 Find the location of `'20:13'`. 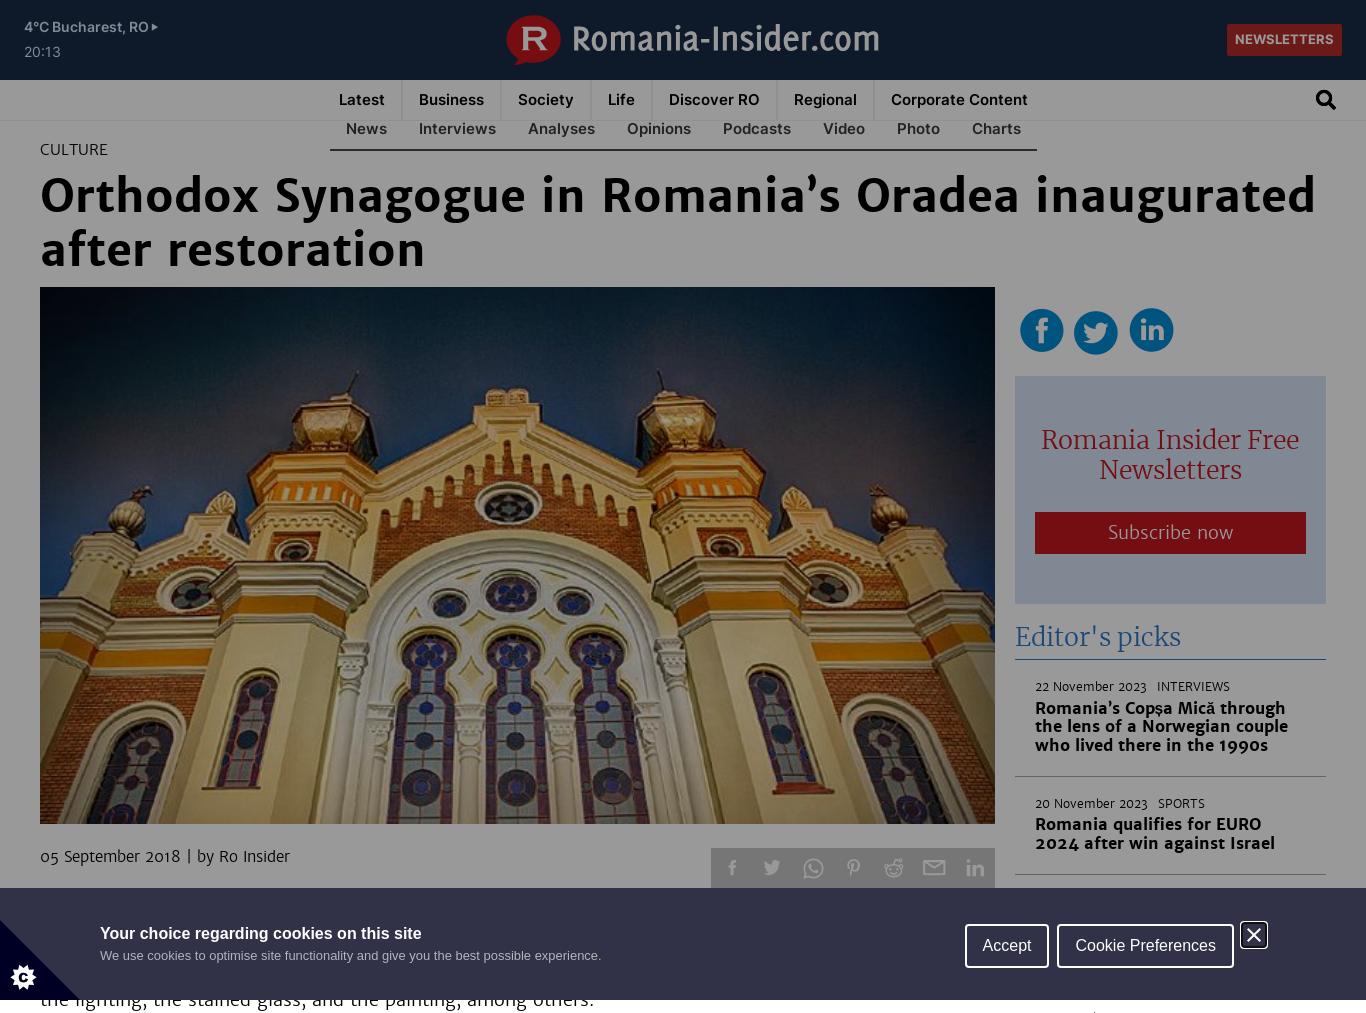

'20:13' is located at coordinates (24, 50).